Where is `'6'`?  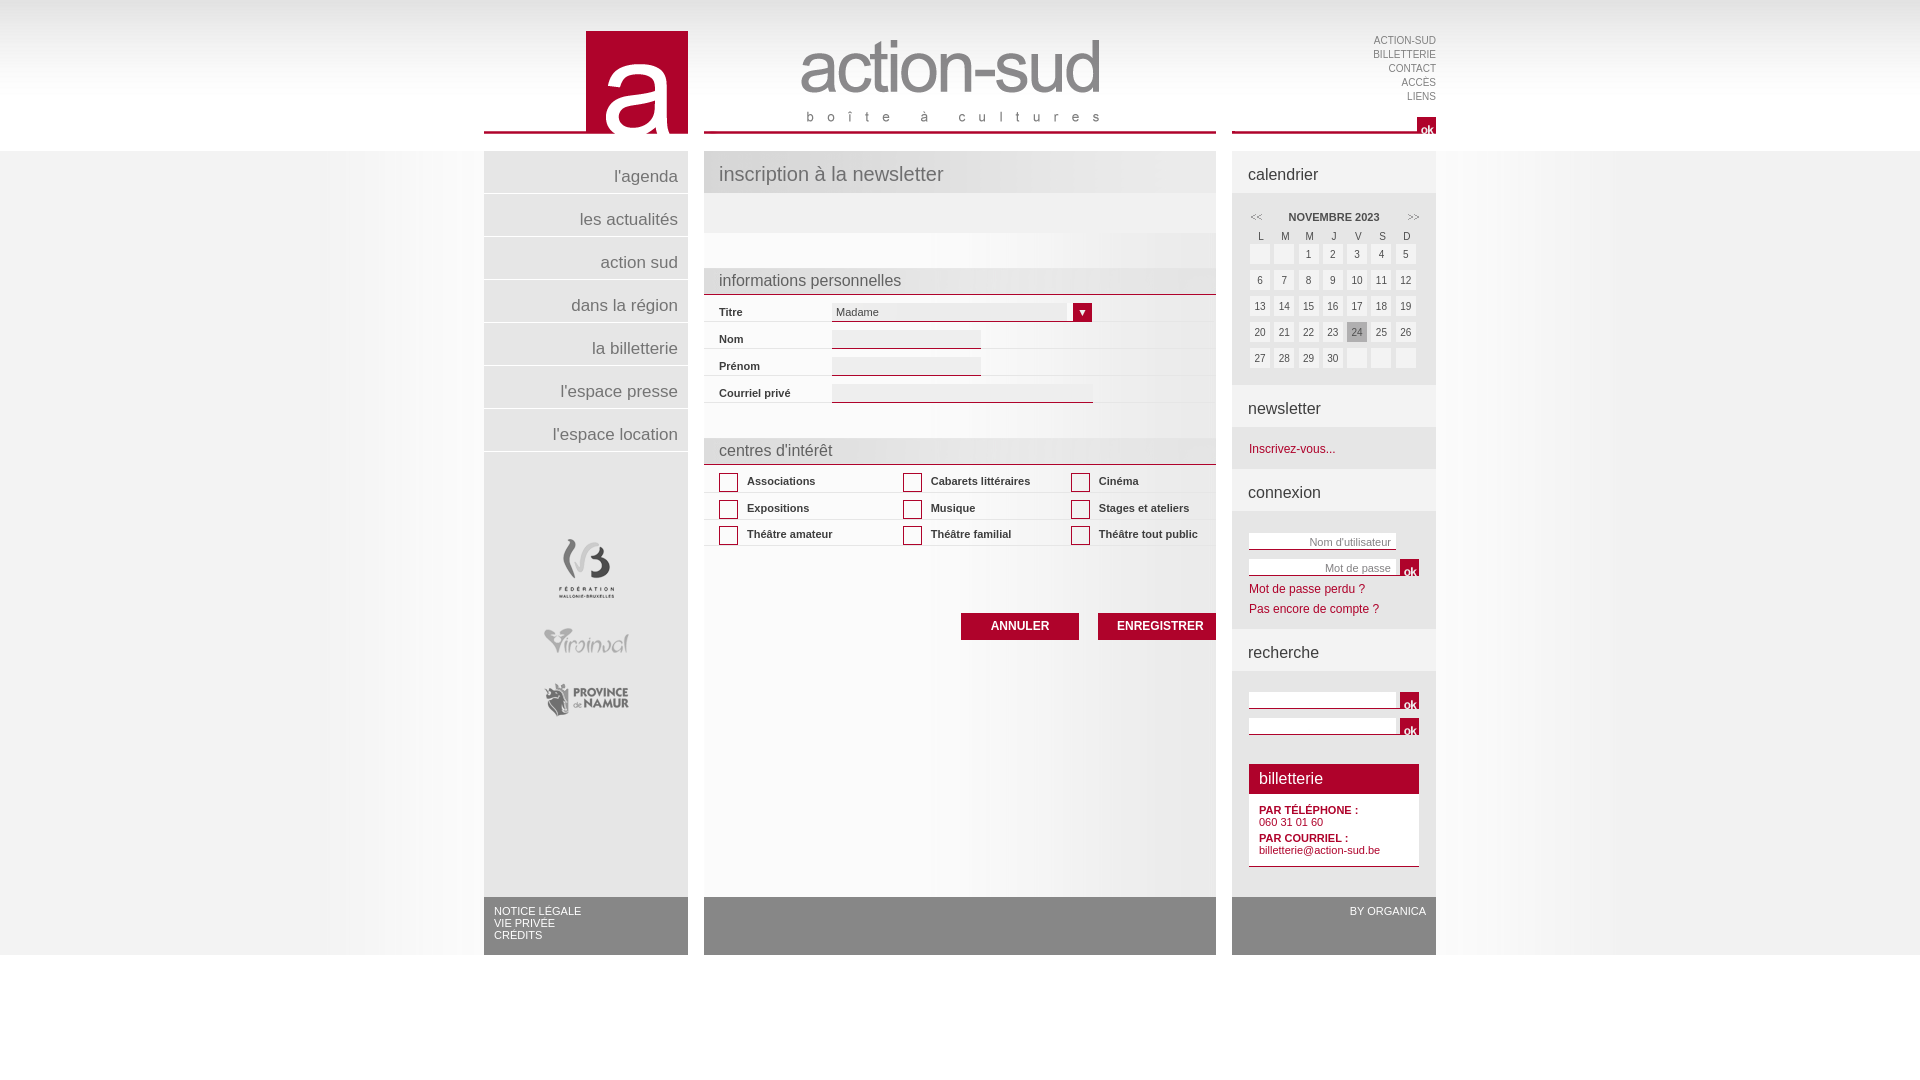
'6' is located at coordinates (1248, 280).